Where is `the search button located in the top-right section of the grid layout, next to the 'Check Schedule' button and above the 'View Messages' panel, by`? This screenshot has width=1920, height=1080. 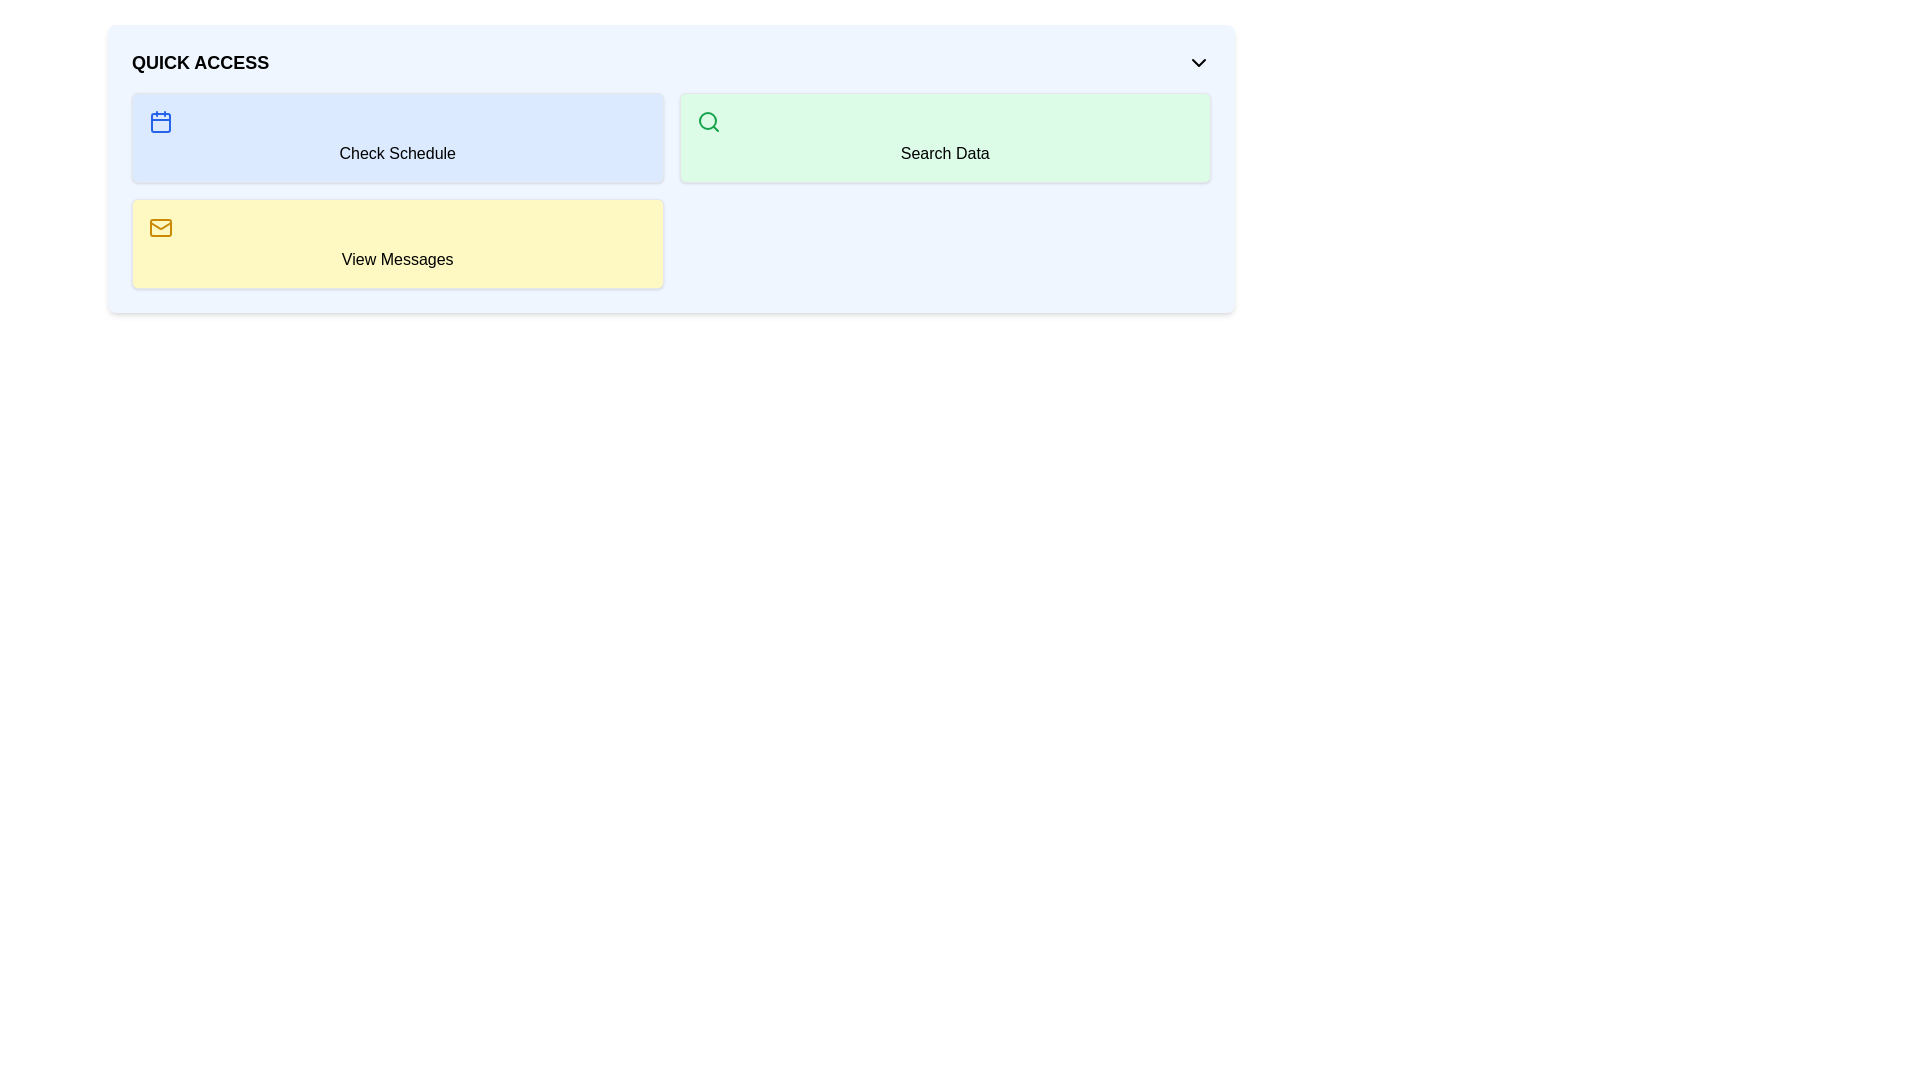
the search button located in the top-right section of the grid layout, next to the 'Check Schedule' button and above the 'View Messages' panel, by is located at coordinates (944, 137).